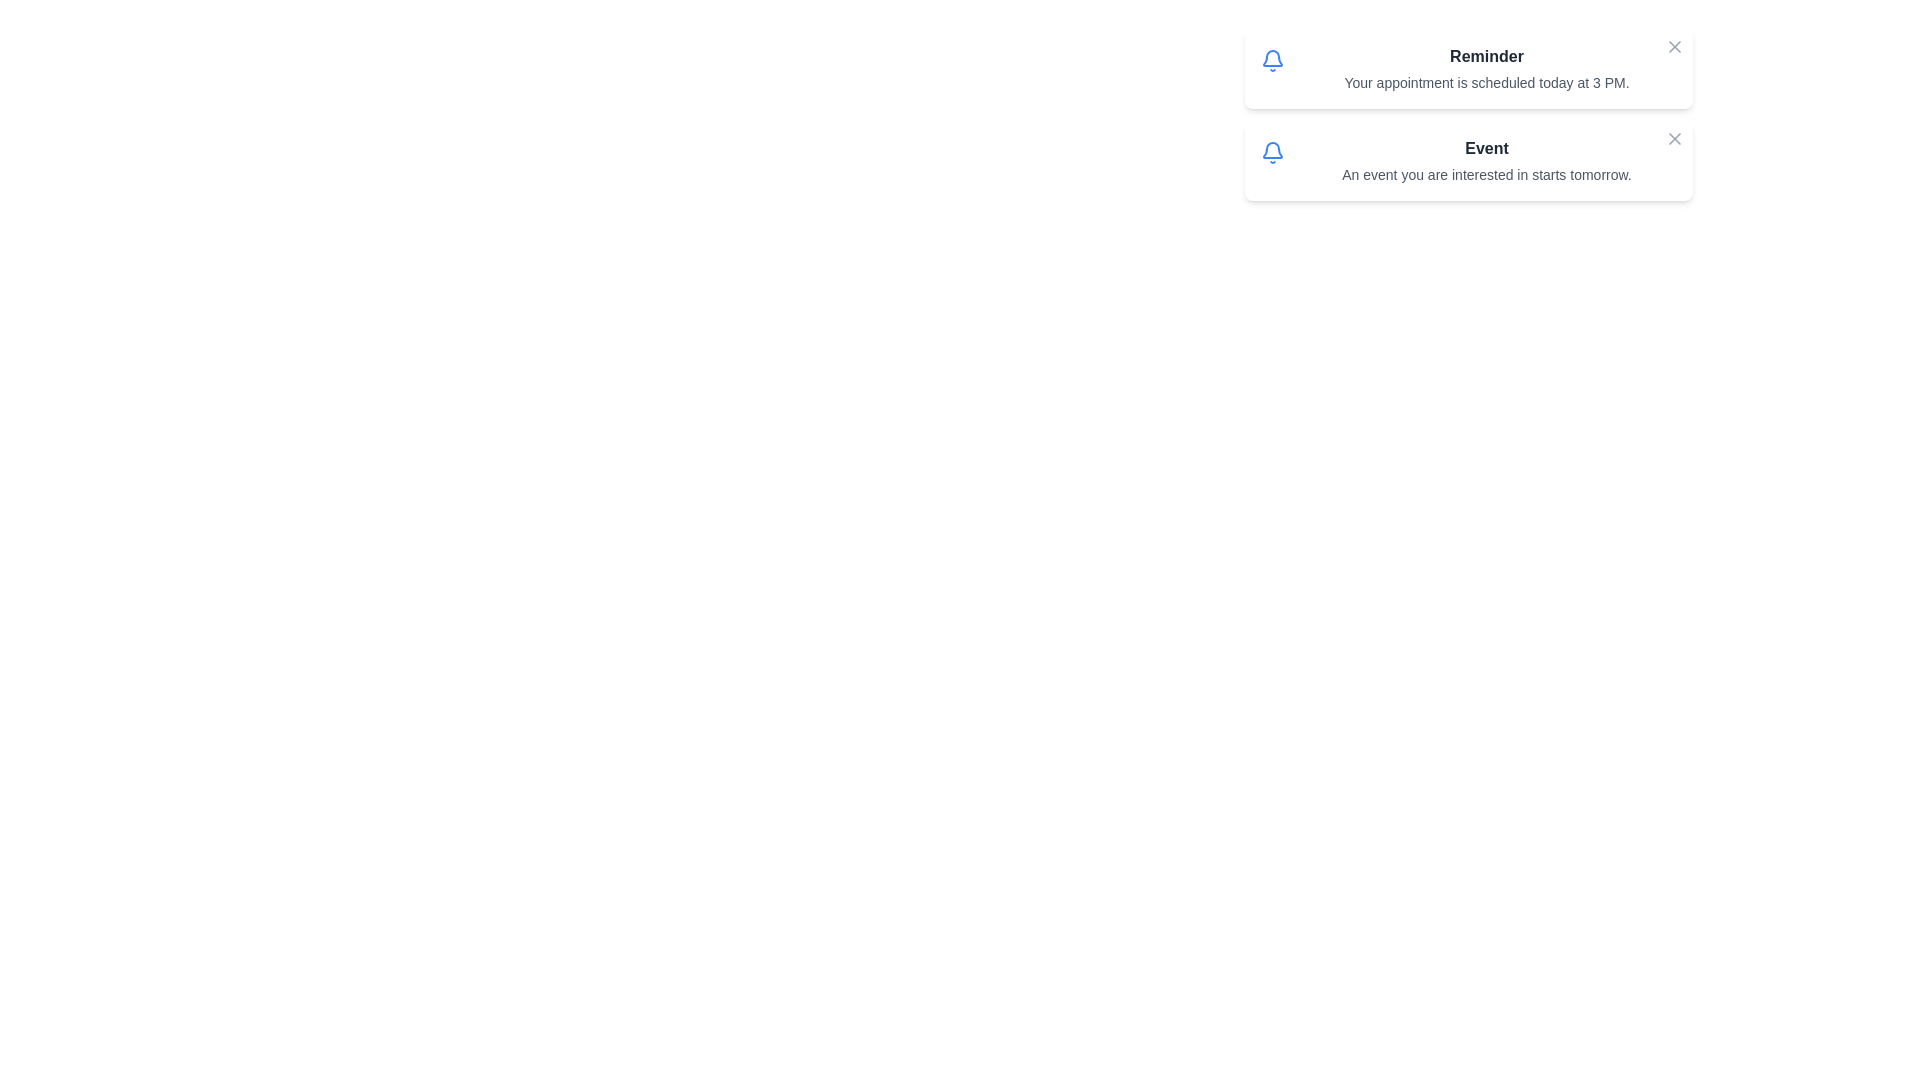 The image size is (1920, 1080). What do you see at coordinates (1487, 173) in the screenshot?
I see `the informative description text located at the left-bottom of the notification card, below the header text 'Event'` at bounding box center [1487, 173].